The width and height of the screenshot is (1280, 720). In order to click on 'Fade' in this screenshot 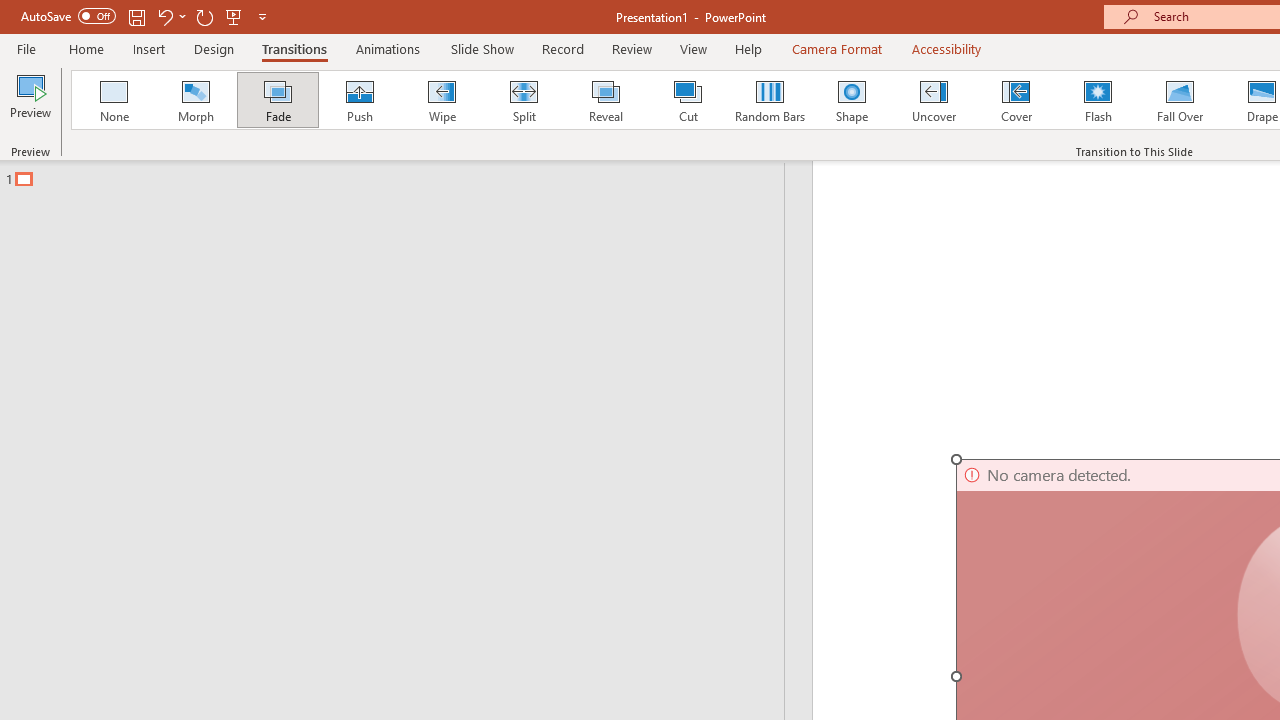, I will do `click(276, 100)`.